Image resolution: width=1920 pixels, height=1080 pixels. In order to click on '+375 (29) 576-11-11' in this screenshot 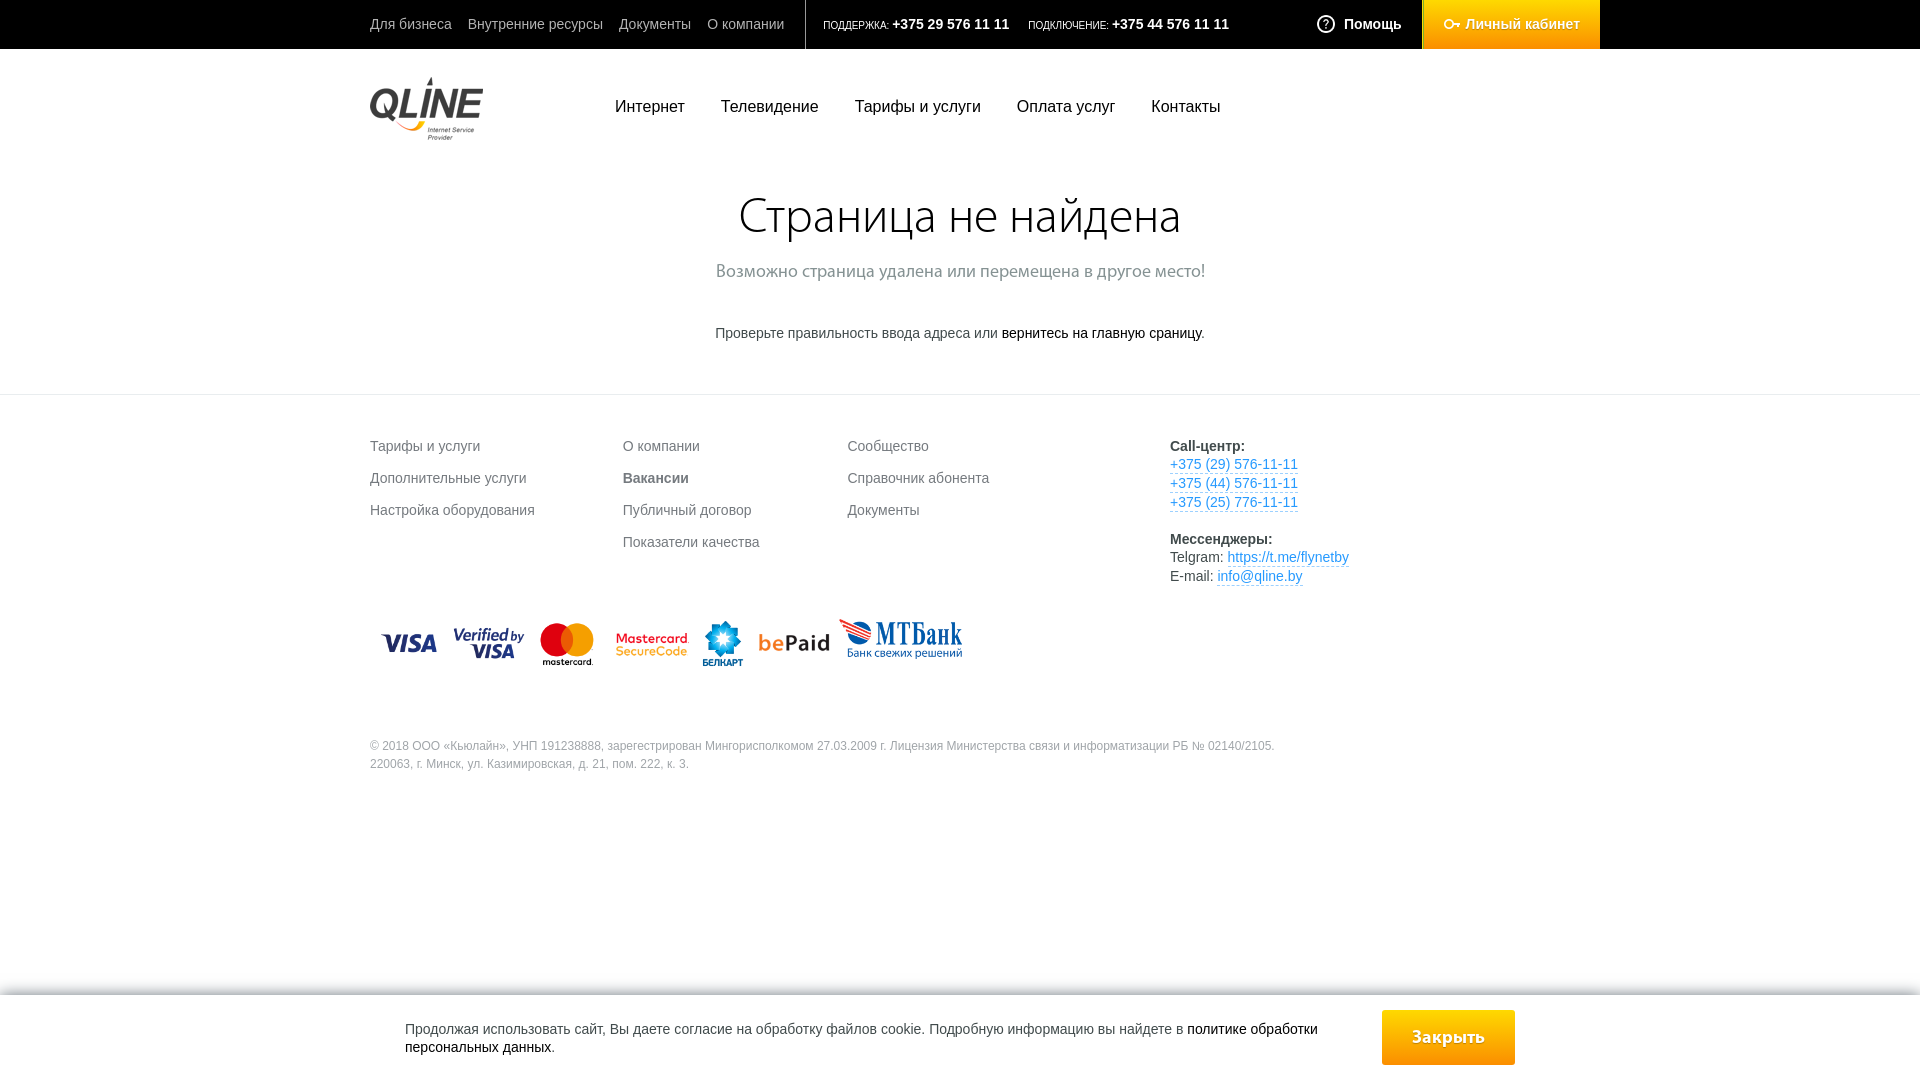, I will do `click(1170, 464)`.